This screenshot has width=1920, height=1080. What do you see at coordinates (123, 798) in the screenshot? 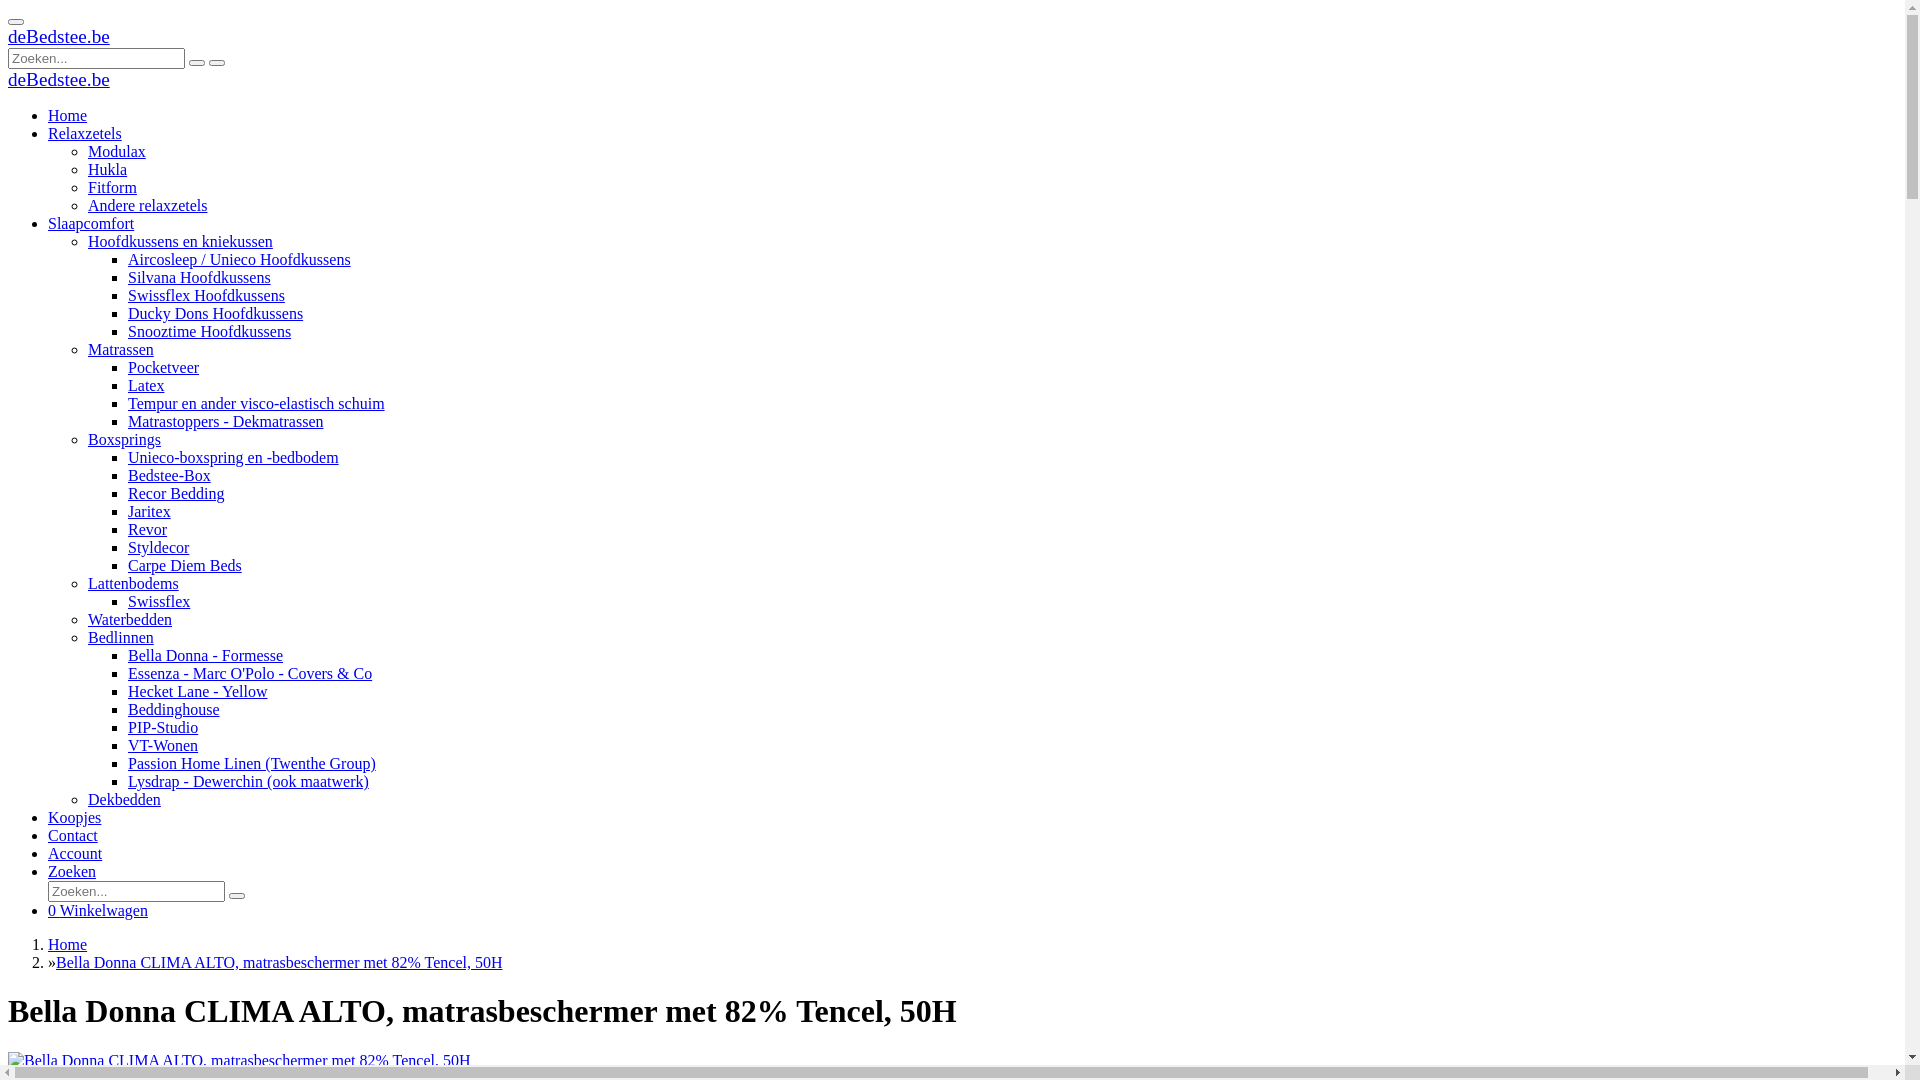
I see `'Dekbedden'` at bounding box center [123, 798].